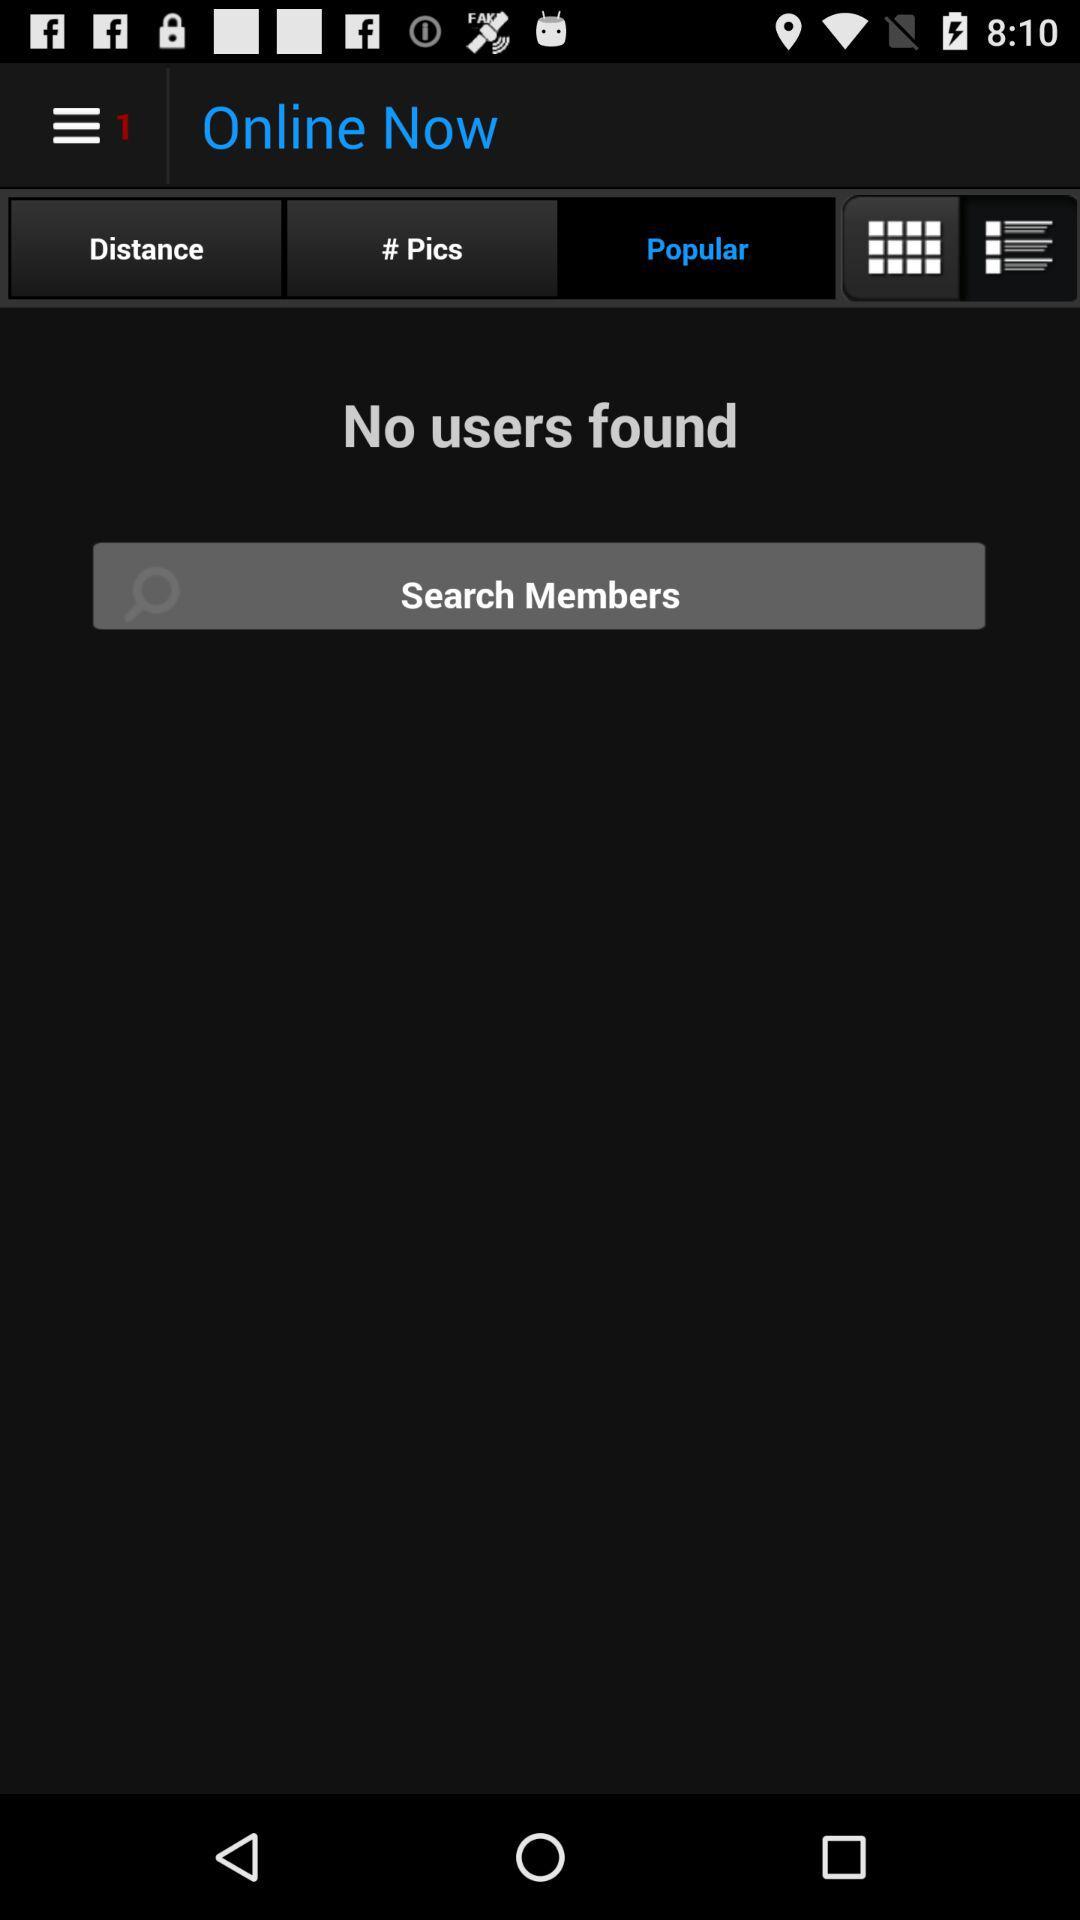 The image size is (1080, 1920). I want to click on the icon next to popular, so click(957, 247).